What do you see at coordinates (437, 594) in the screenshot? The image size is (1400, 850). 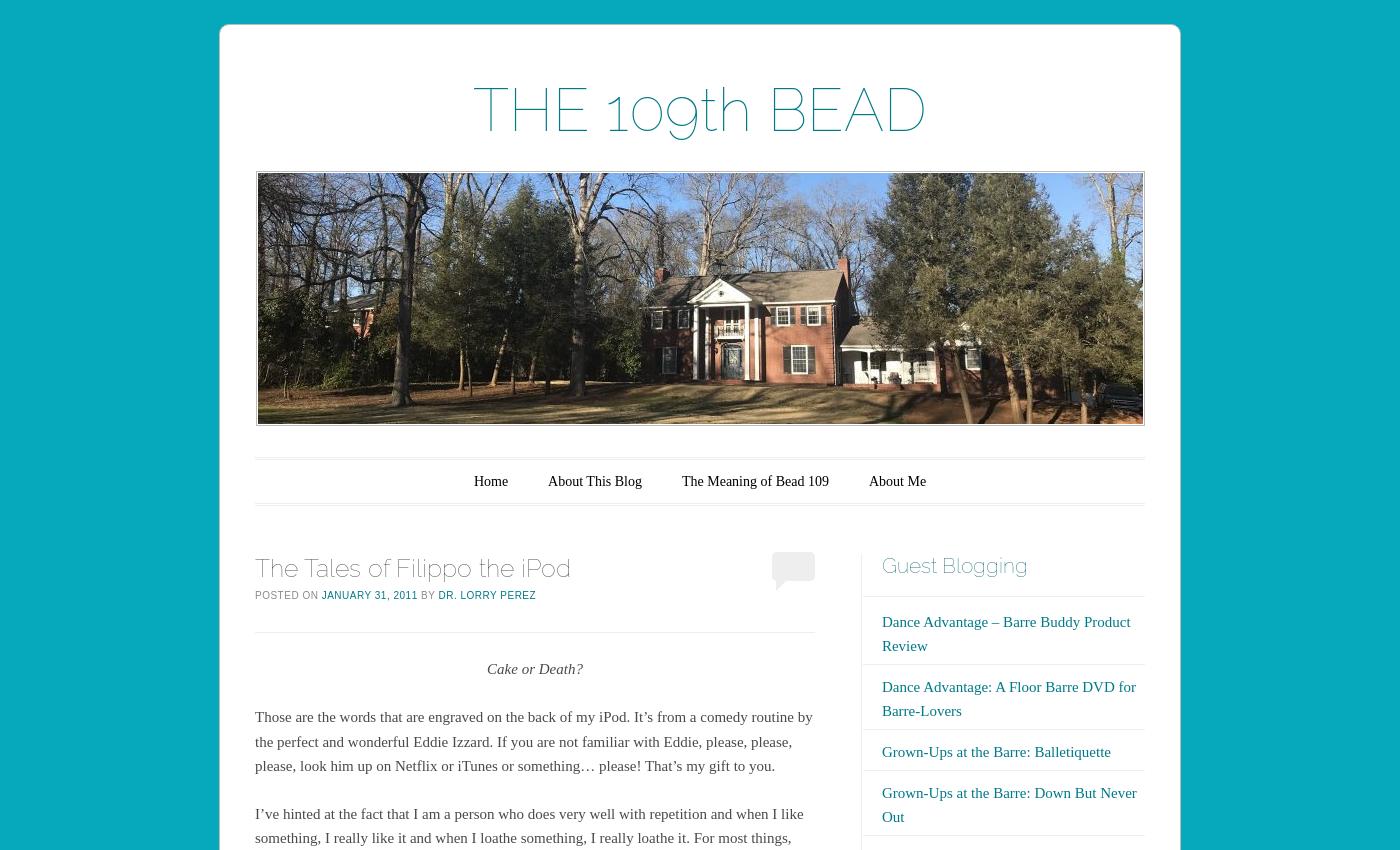 I see `'Dr. Lorry Perez'` at bounding box center [437, 594].